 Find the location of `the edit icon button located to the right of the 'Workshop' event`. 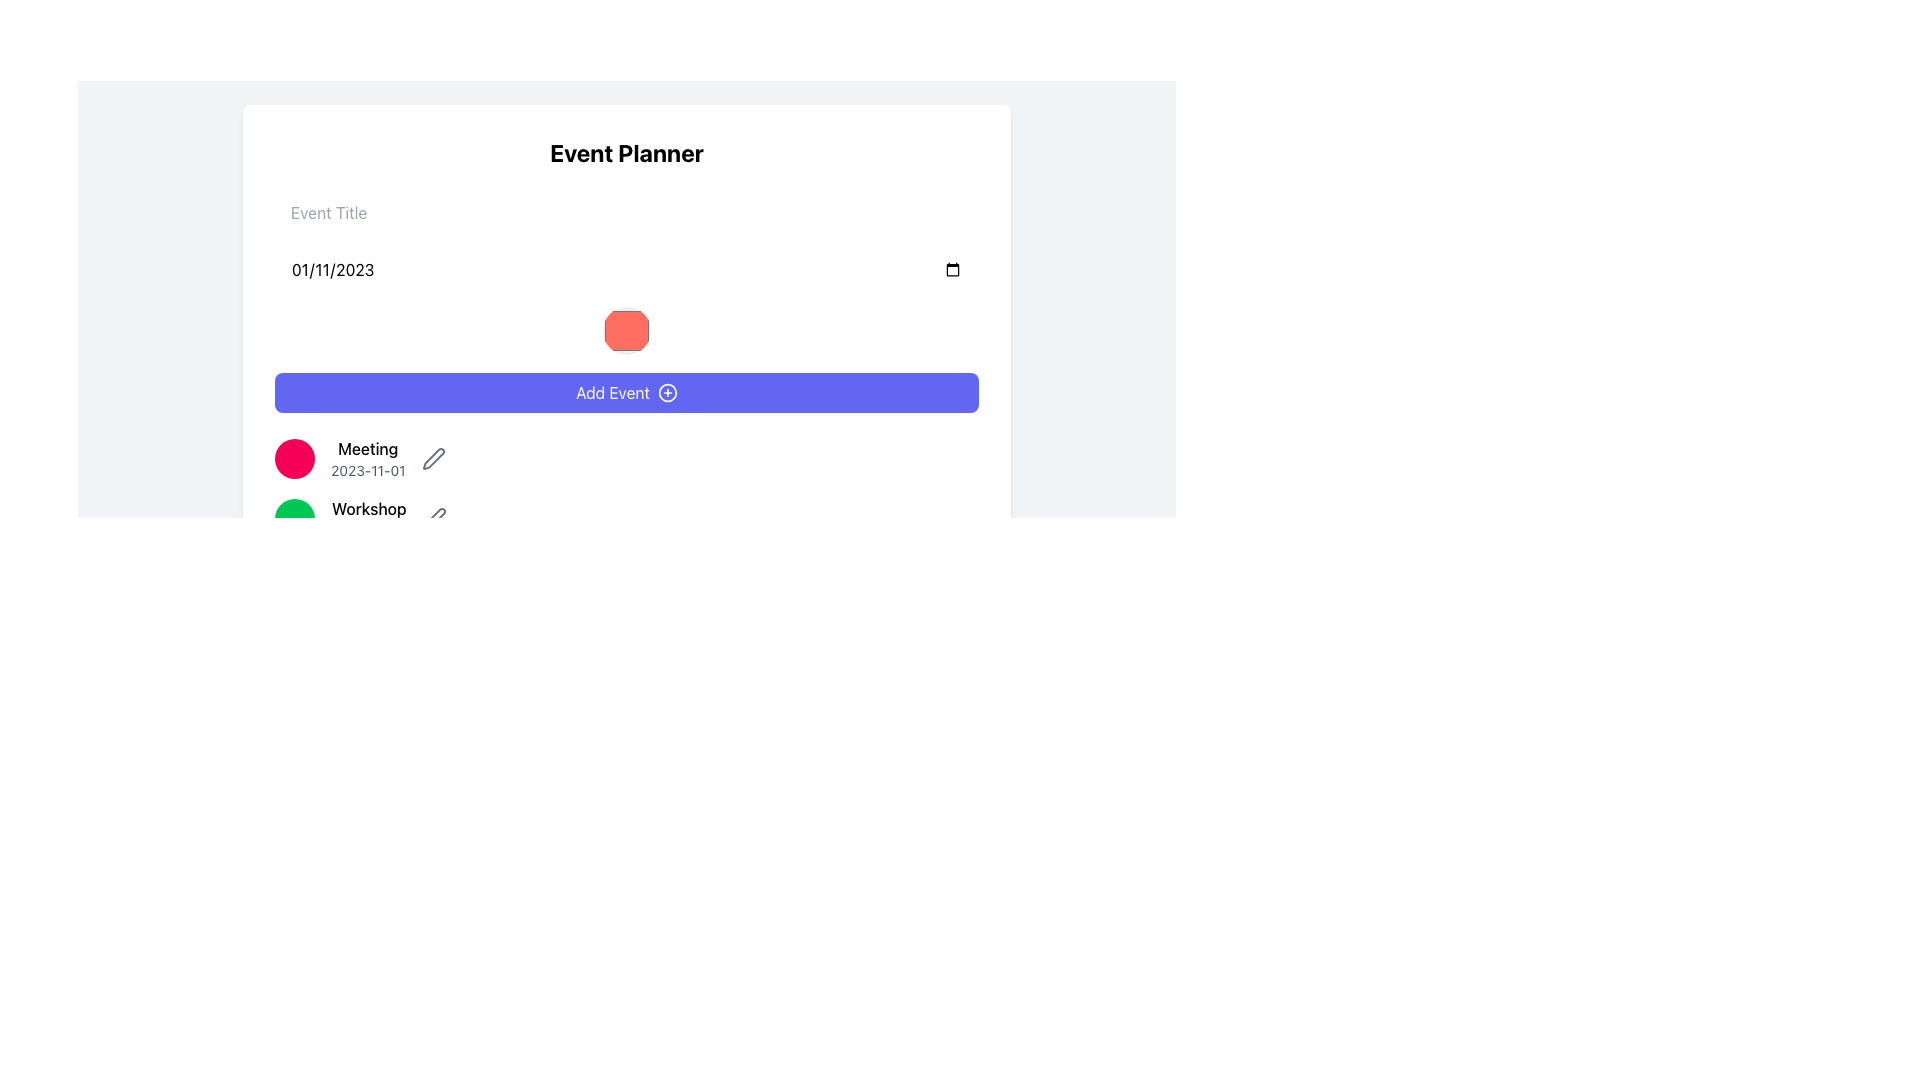

the edit icon button located to the right of the 'Workshop' event is located at coordinates (434, 518).